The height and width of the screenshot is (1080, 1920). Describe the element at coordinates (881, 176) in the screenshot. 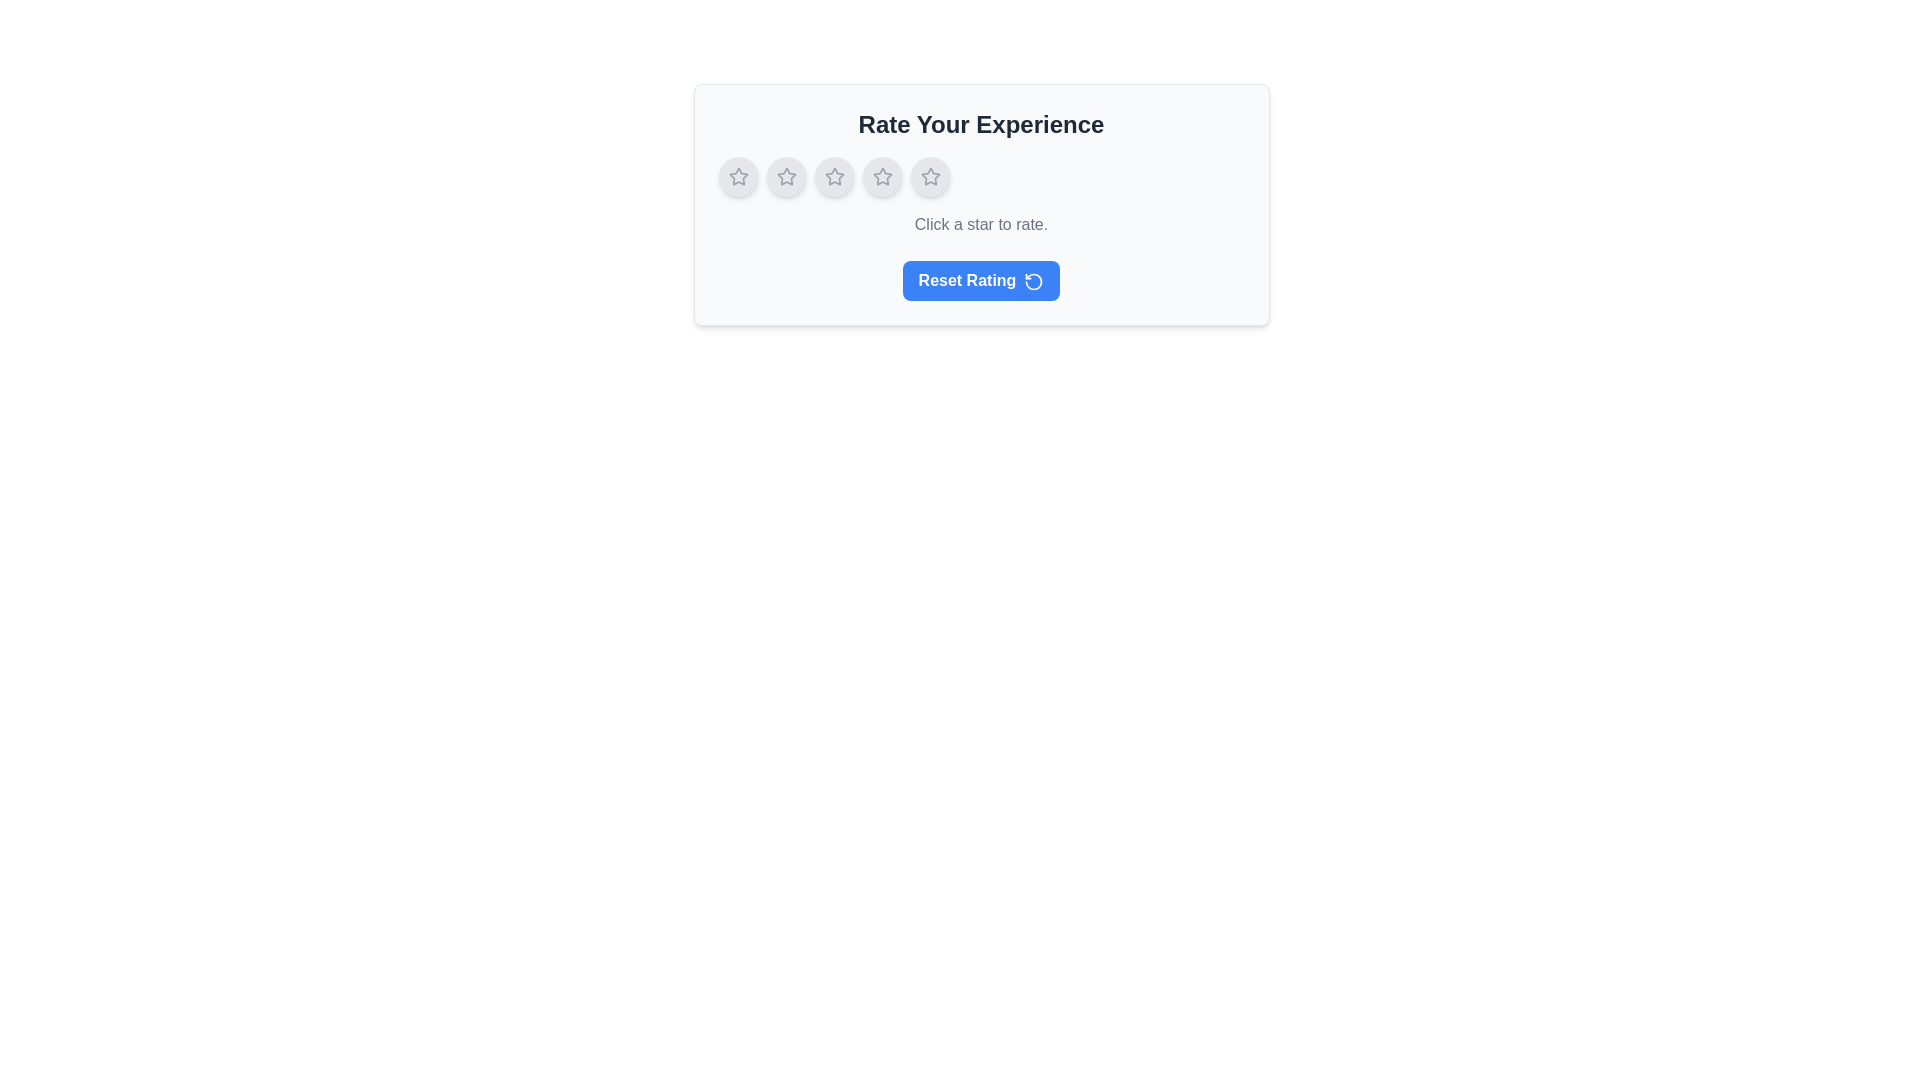

I see `the fourth star button in the five-star rating system to observe the hover effect` at that location.